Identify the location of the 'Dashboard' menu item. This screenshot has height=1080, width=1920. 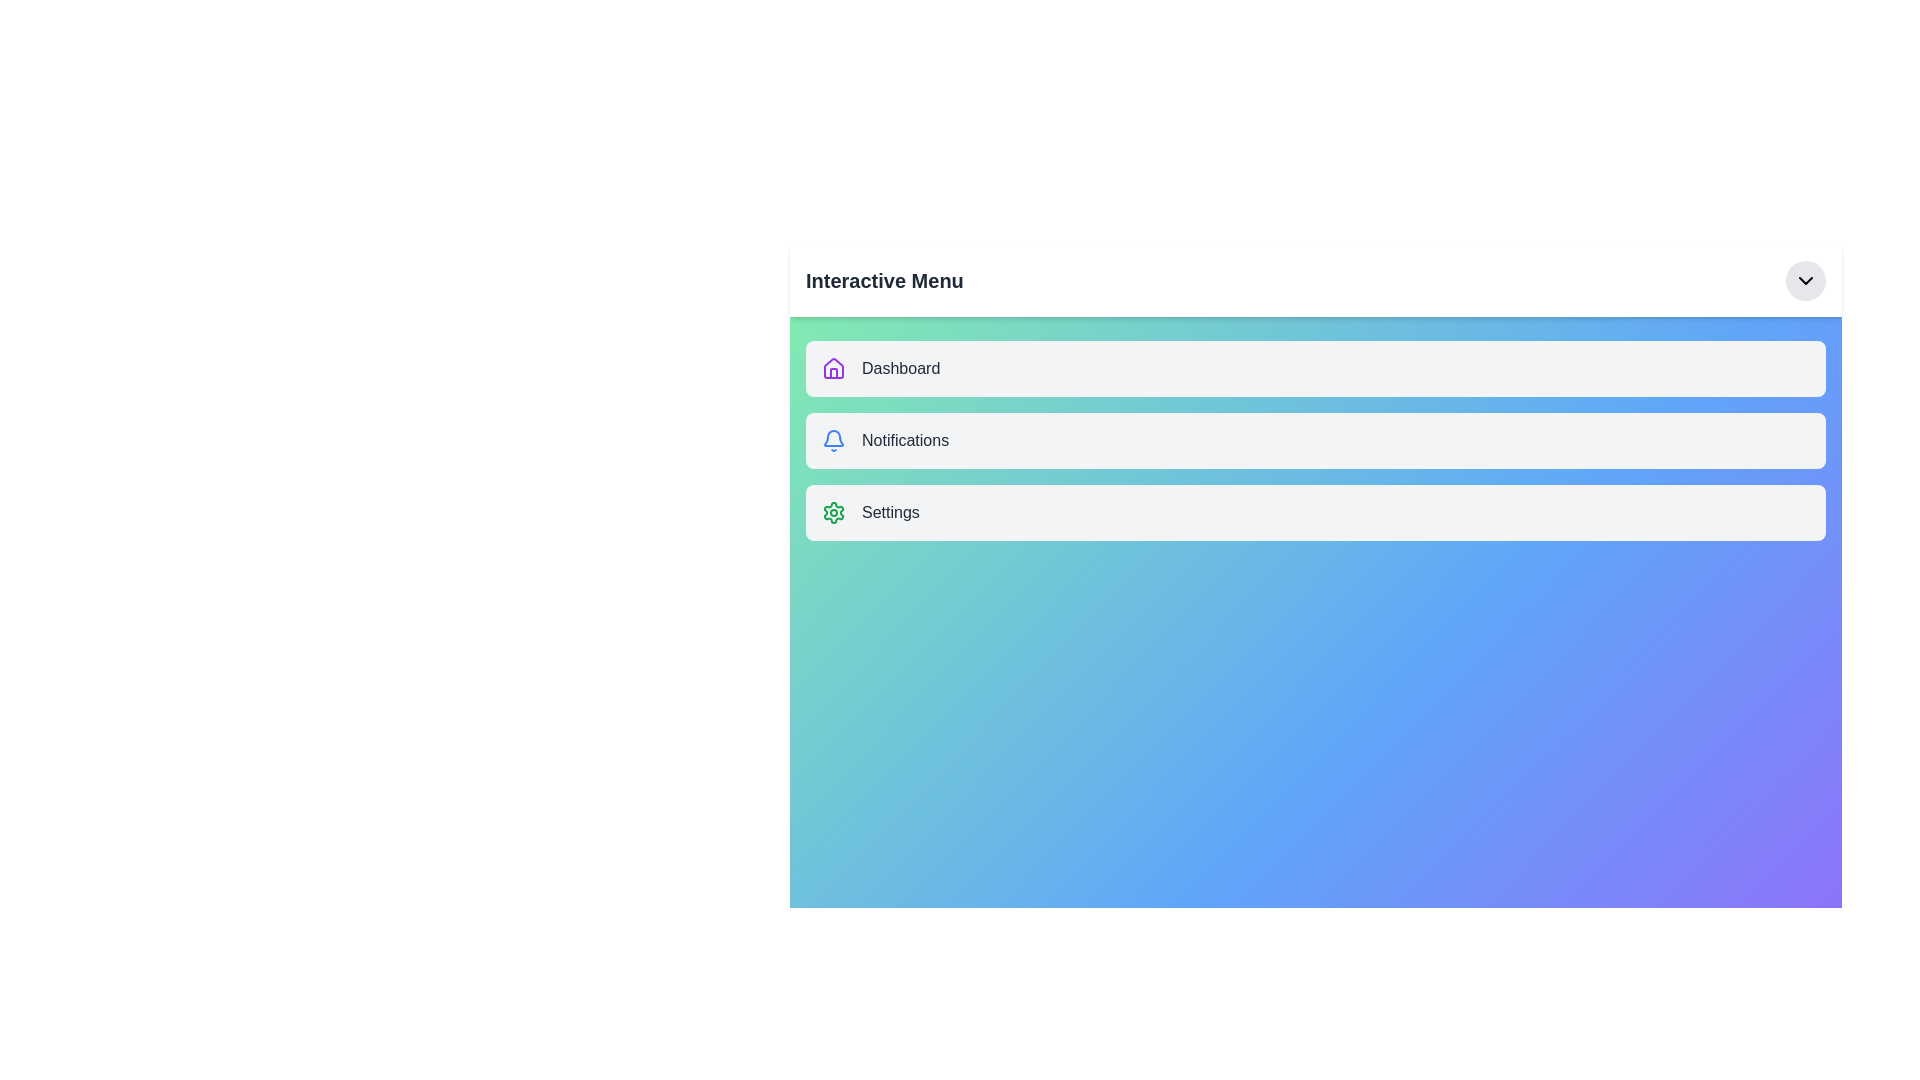
(1315, 369).